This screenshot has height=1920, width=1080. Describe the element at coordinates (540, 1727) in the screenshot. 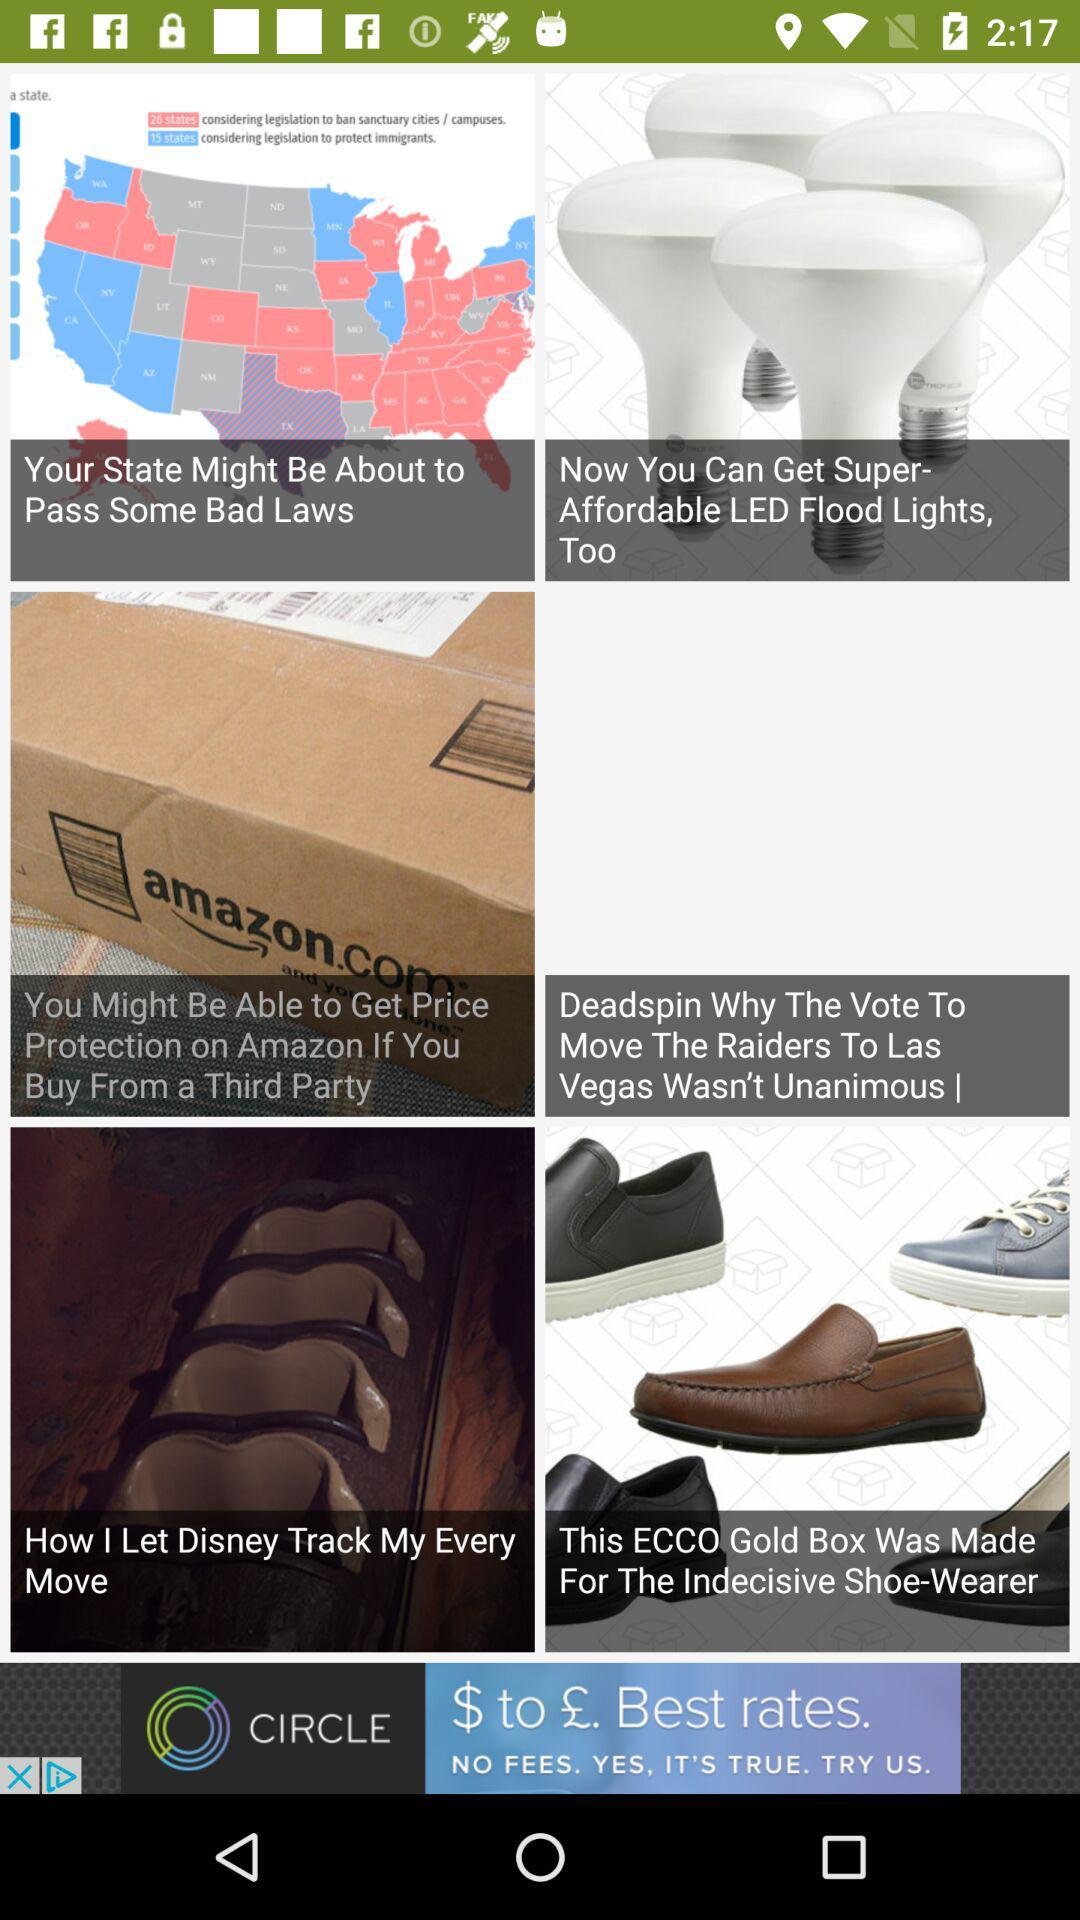

I see `advertisement page` at that location.